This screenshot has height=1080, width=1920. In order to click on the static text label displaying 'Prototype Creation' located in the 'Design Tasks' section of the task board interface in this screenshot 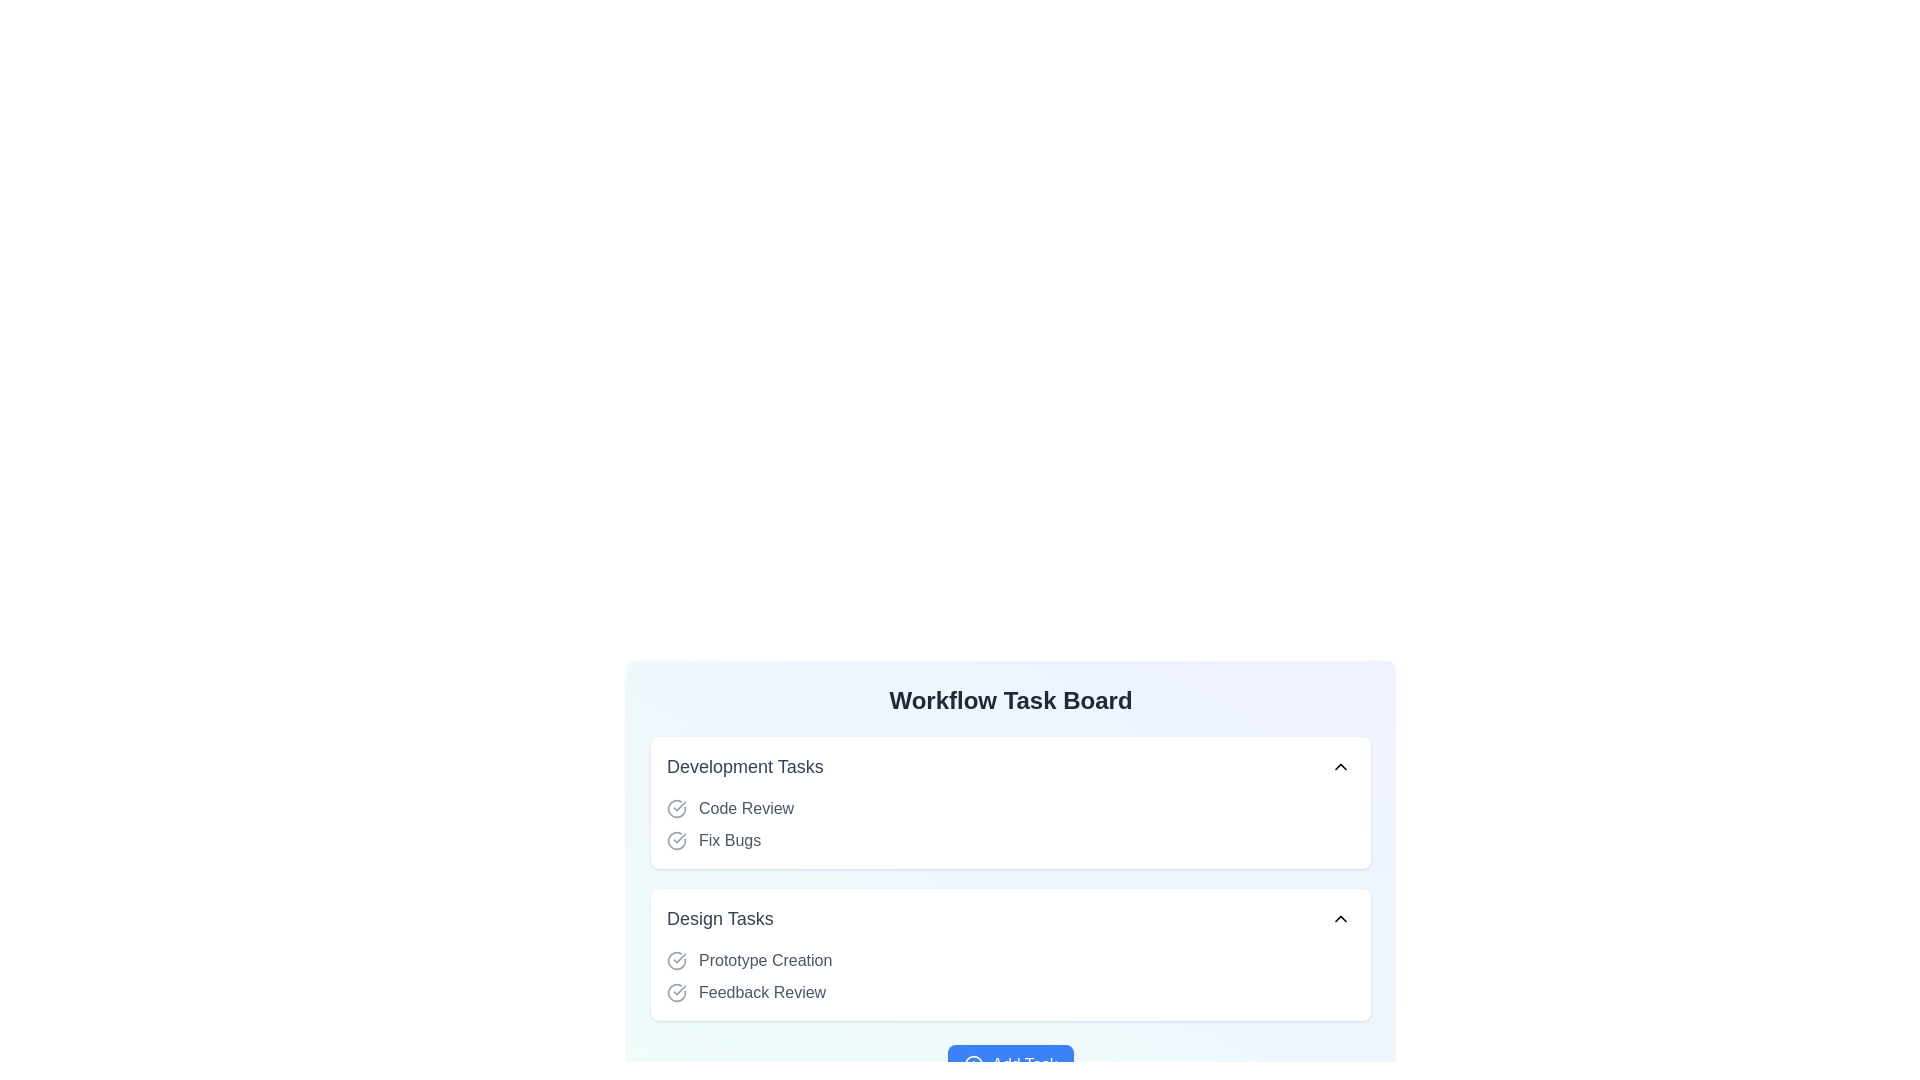, I will do `click(764, 959)`.